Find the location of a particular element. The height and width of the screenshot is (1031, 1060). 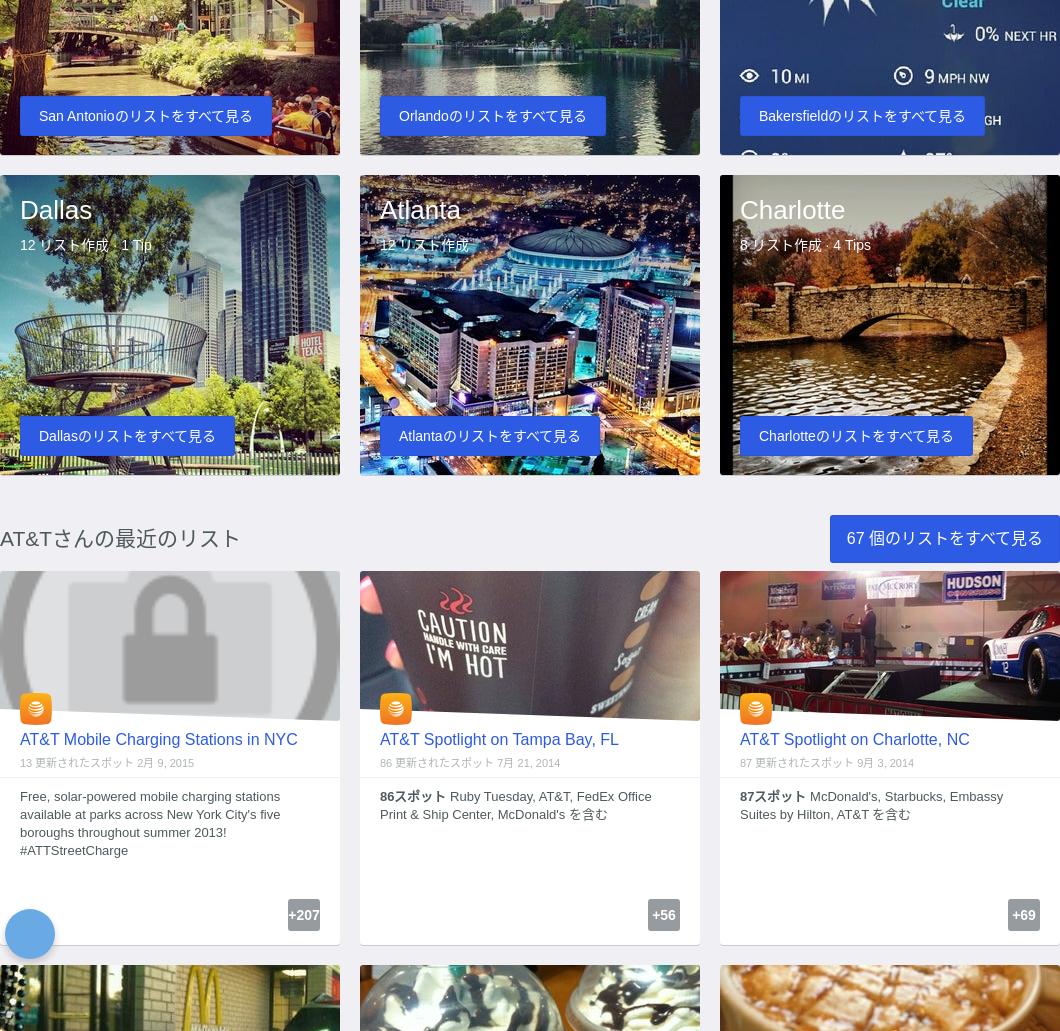

'87 更新されたスポット 9月 3, 2014' is located at coordinates (827, 761).